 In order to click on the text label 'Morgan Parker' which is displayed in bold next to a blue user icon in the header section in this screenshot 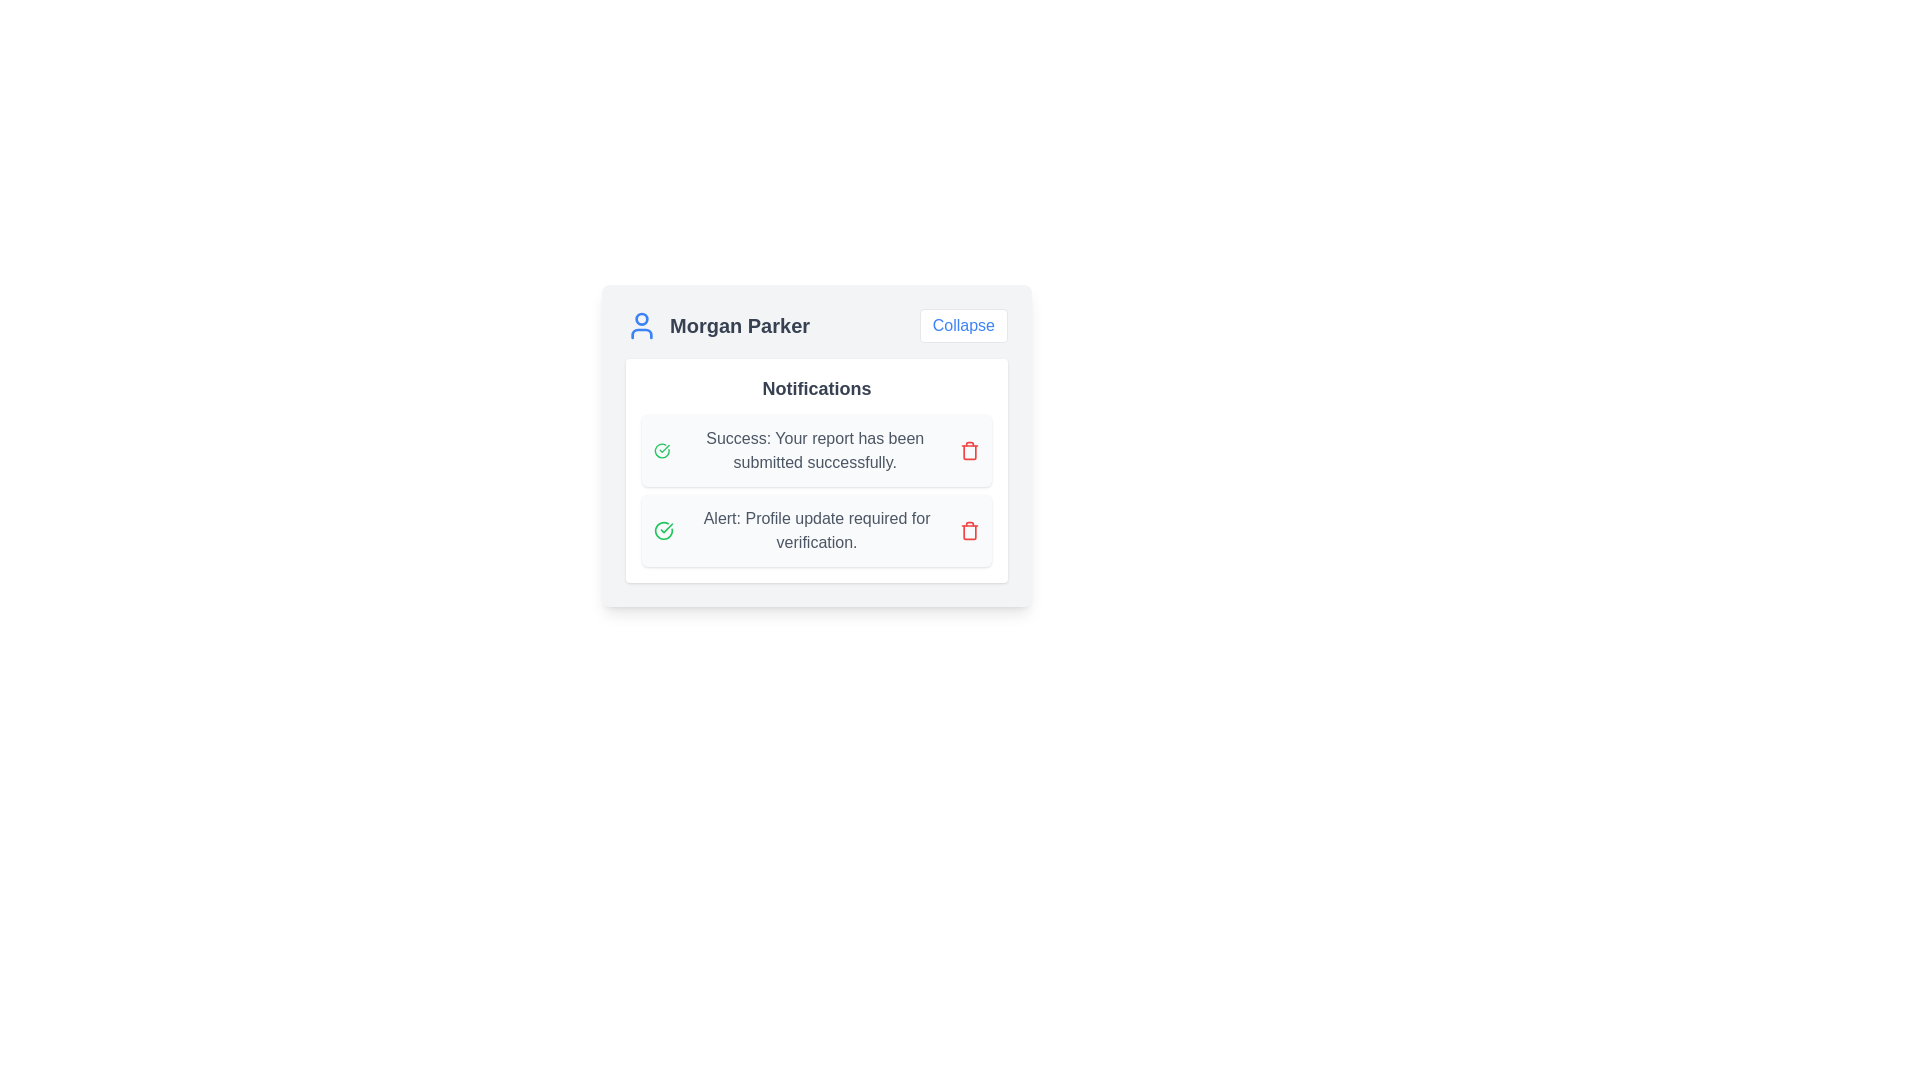, I will do `click(718, 325)`.